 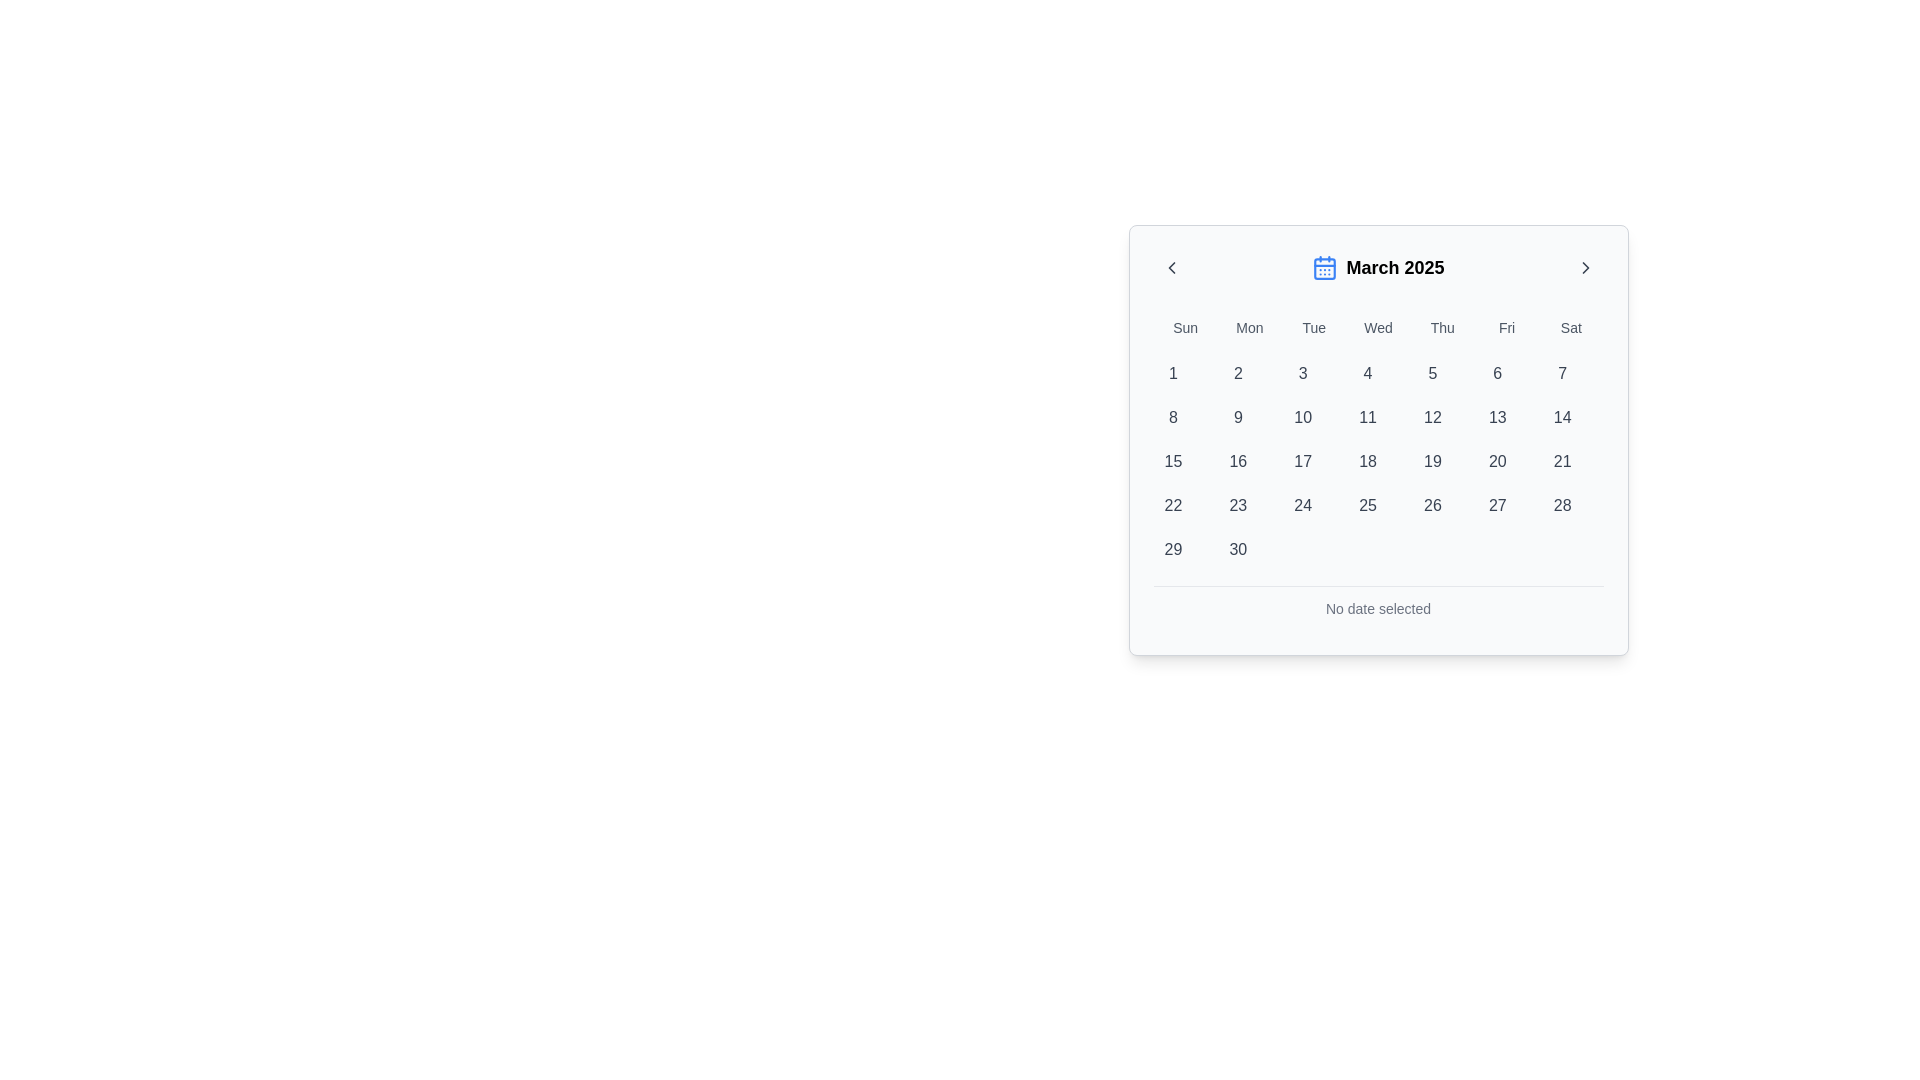 What do you see at coordinates (1497, 416) in the screenshot?
I see `the circular button labeled '13' located in the second row and sixth column of the grid` at bounding box center [1497, 416].